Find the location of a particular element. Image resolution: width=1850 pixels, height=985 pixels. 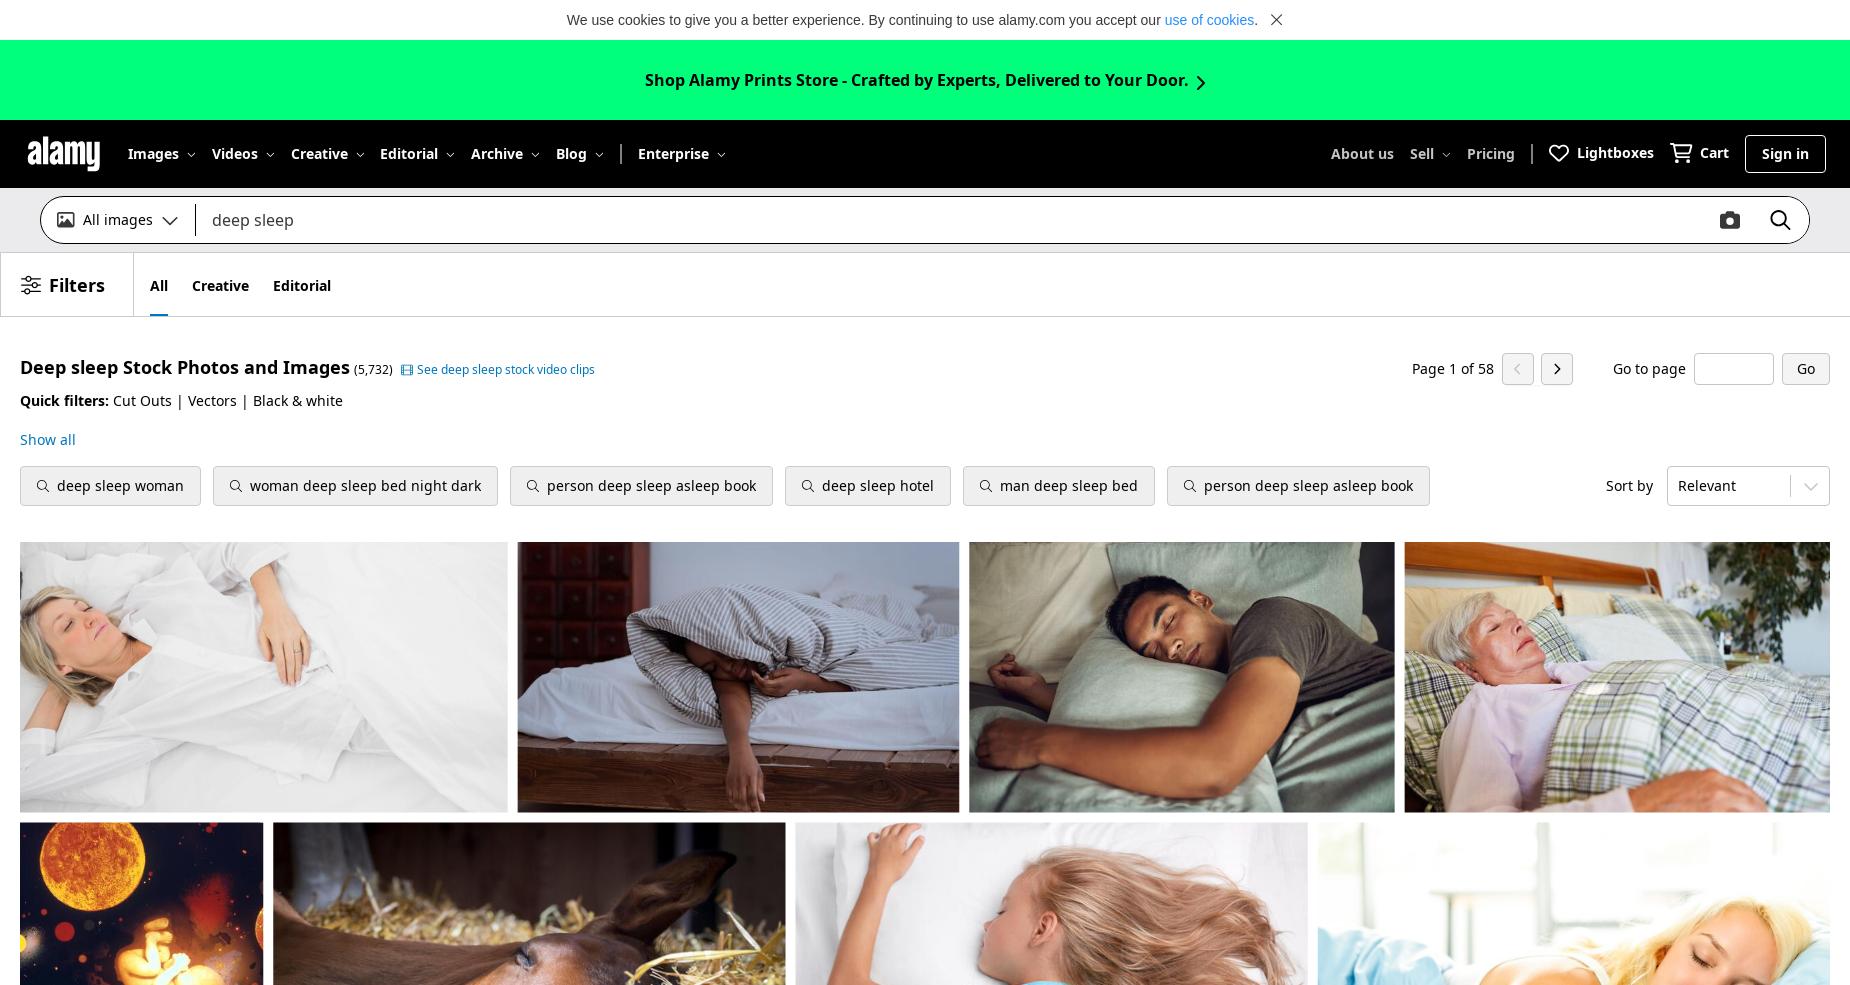

'.' is located at coordinates (1252, 18).